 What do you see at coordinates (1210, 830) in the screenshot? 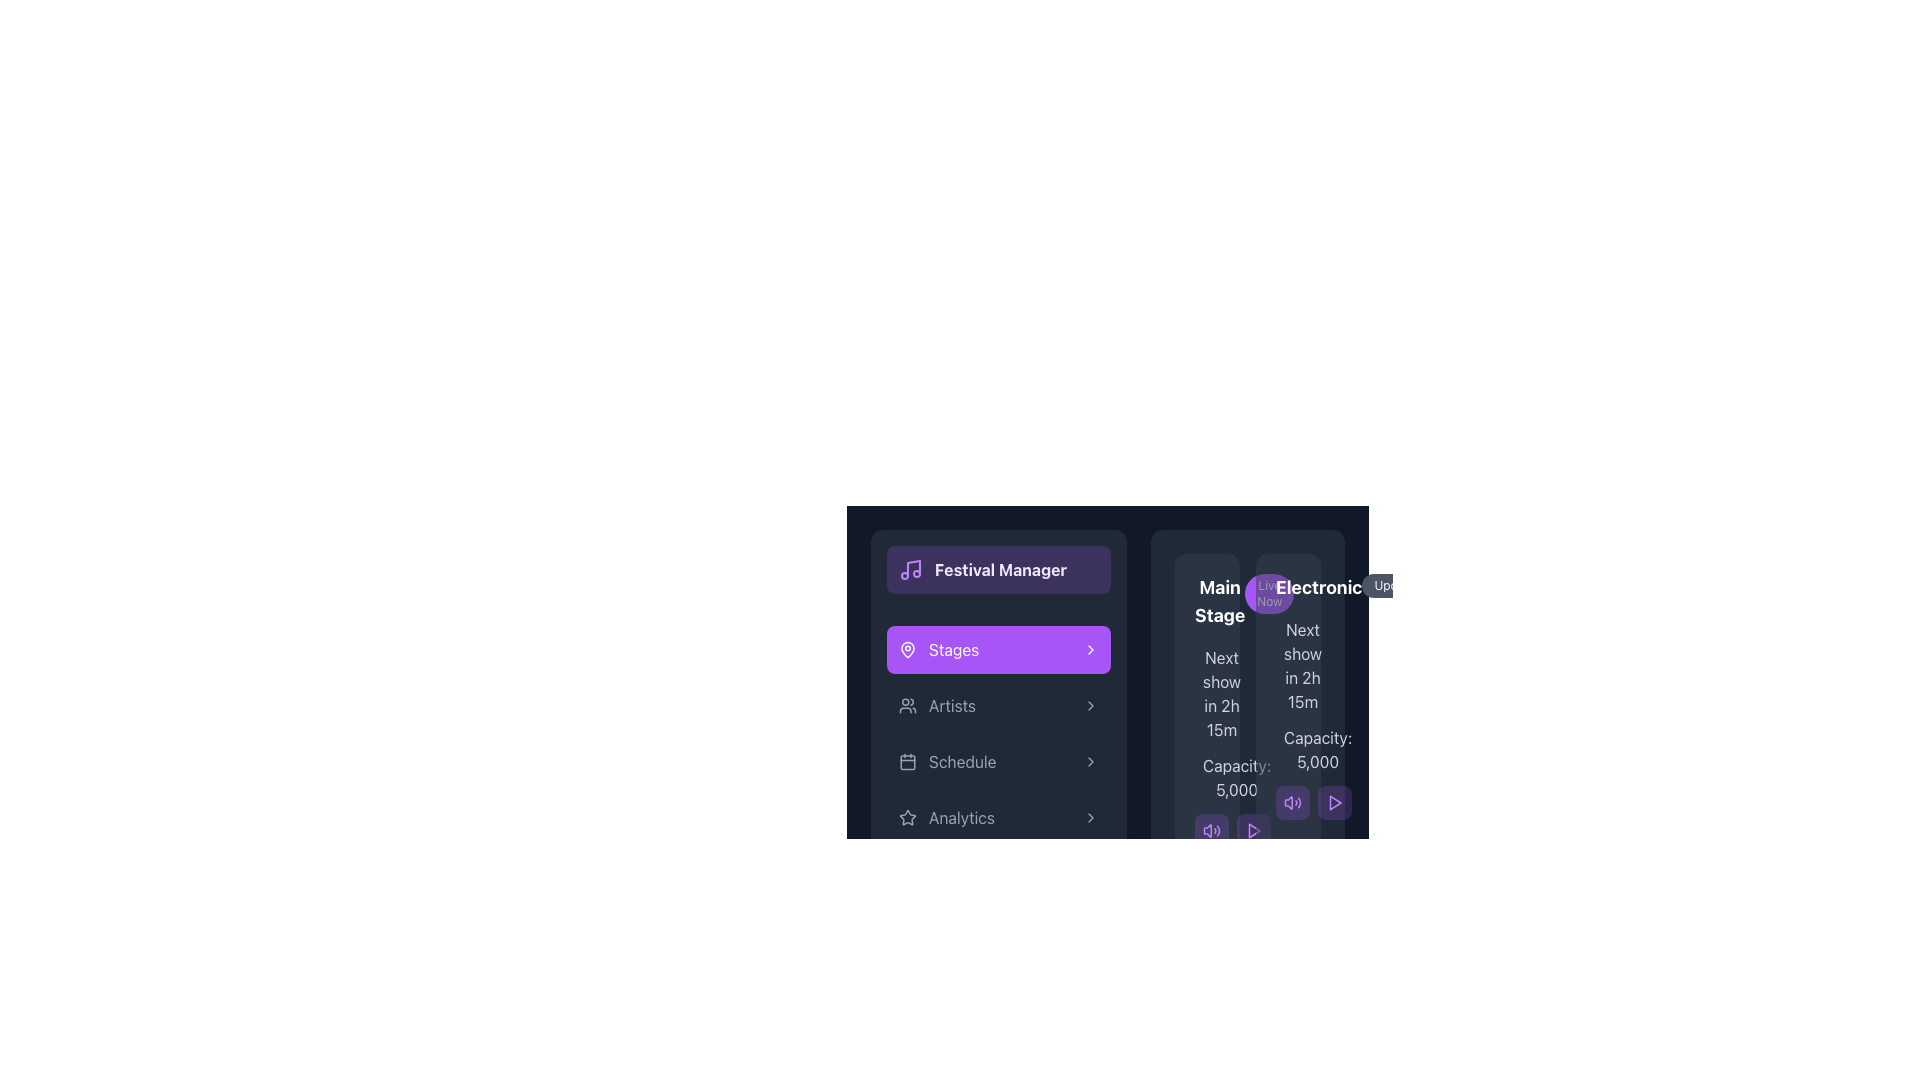
I see `the audio control button, which is the left-most button in the horizontal array of controls below the 'Main Stage' section` at bounding box center [1210, 830].